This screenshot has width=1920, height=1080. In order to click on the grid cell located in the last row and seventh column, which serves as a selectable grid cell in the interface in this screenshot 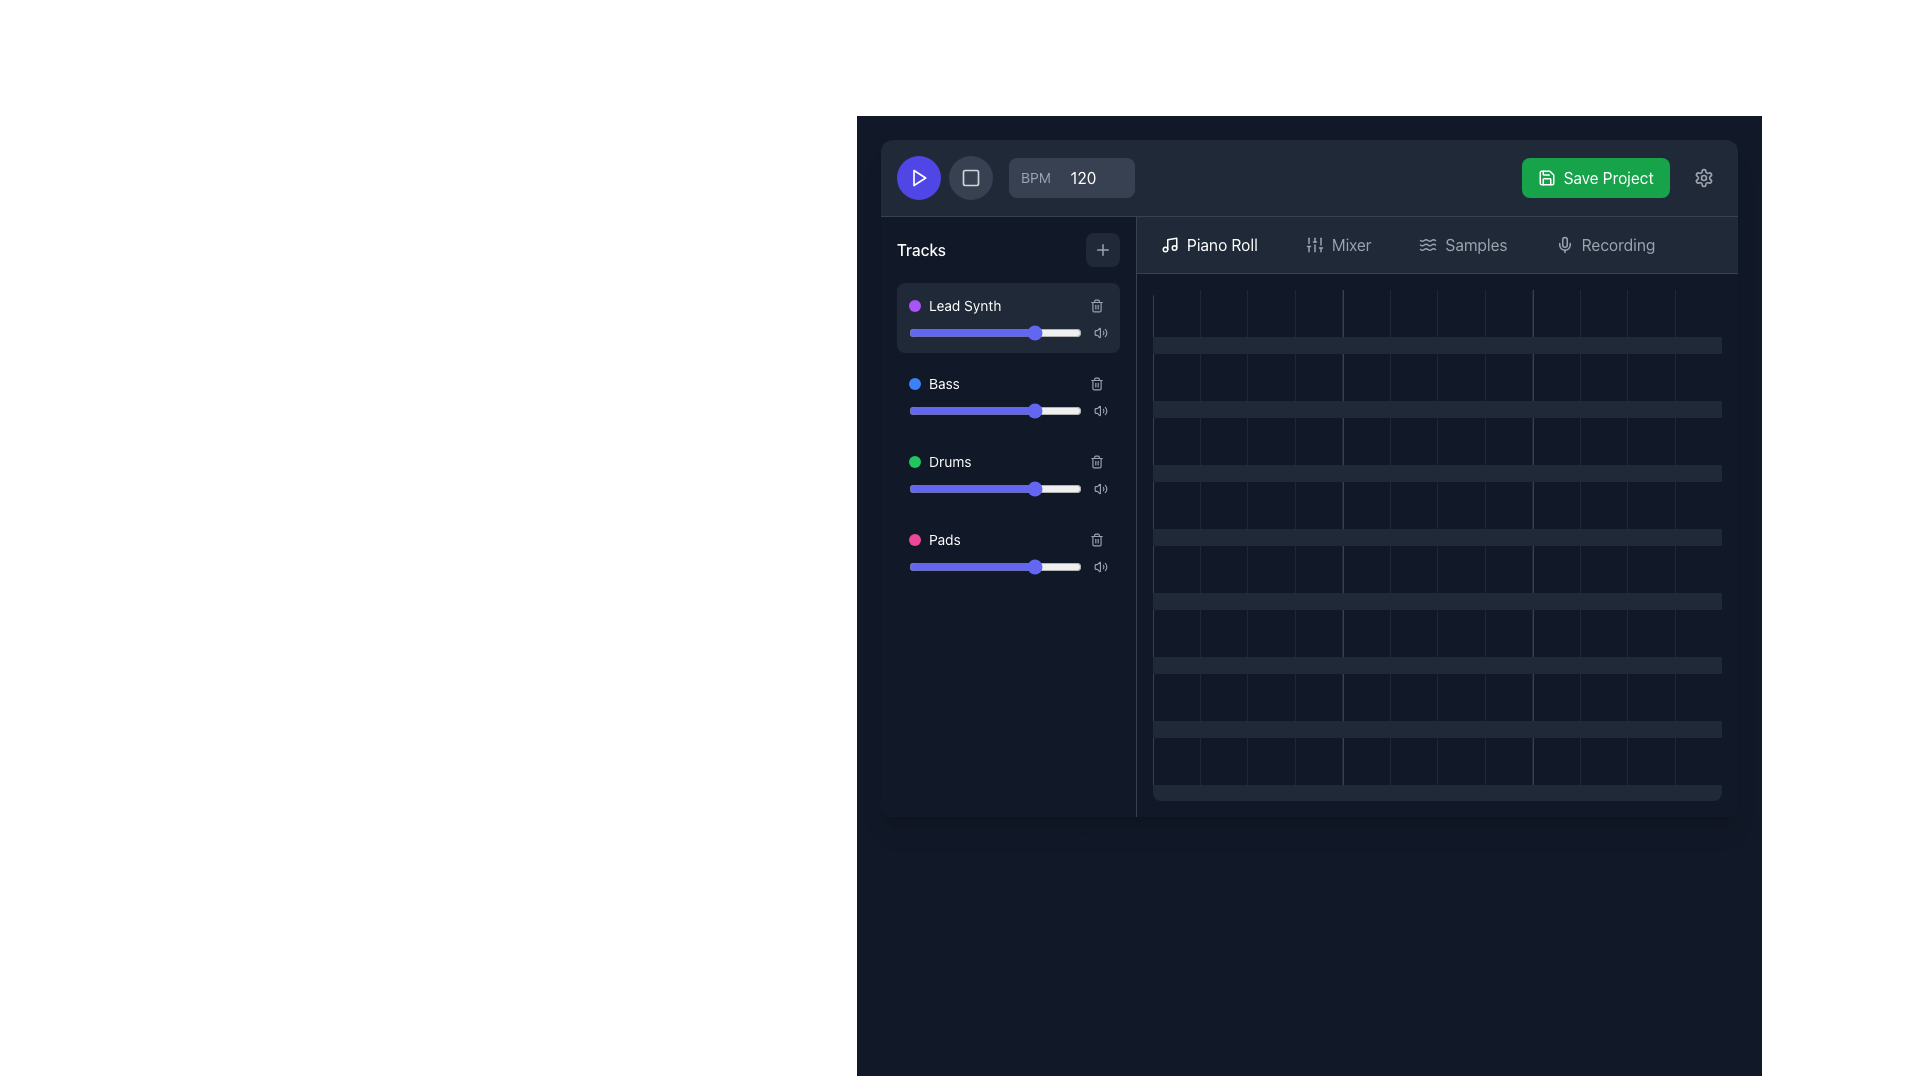, I will do `click(1461, 633)`.